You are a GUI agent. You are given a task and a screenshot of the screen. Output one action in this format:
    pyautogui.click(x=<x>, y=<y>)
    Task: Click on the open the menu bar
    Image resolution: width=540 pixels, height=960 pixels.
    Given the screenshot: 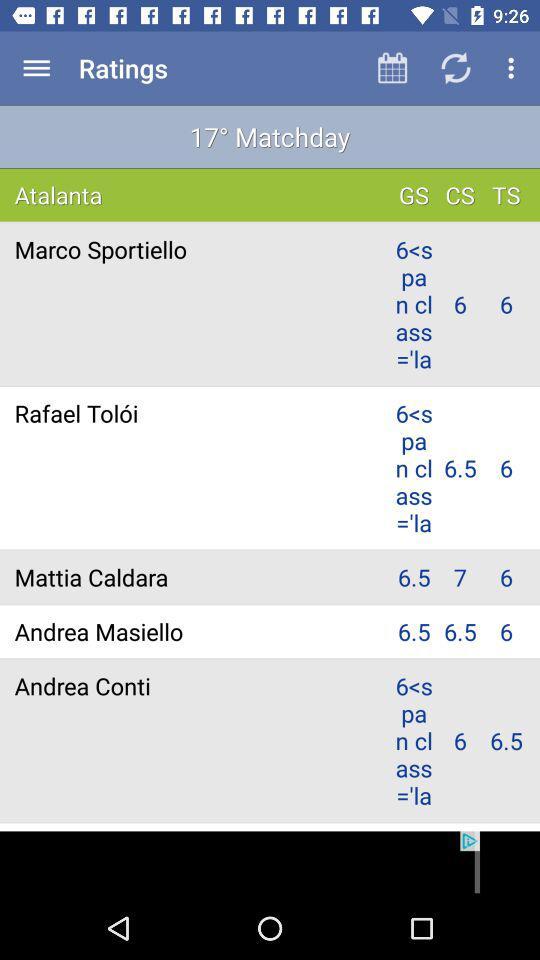 What is the action you would take?
    pyautogui.click(x=36, y=68)
    